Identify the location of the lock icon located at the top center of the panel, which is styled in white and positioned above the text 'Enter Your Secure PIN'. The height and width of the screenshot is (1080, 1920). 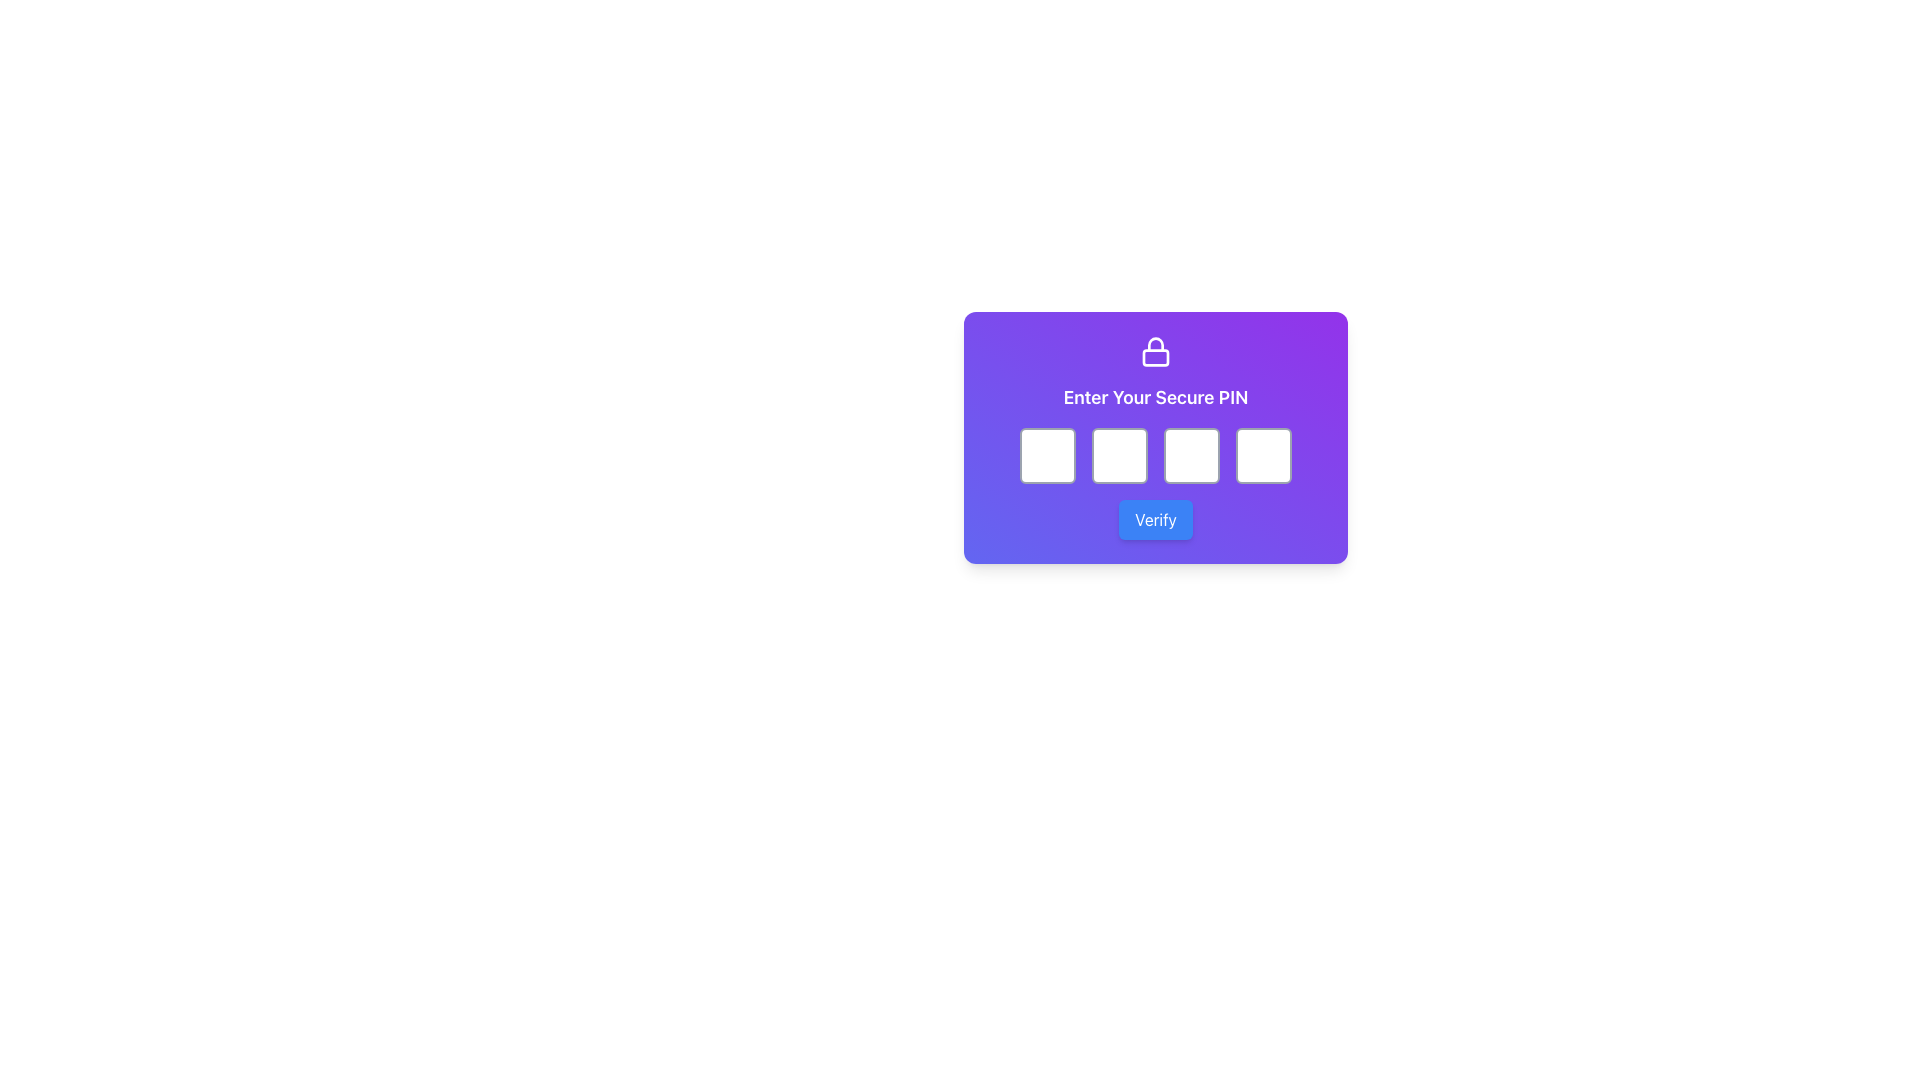
(1156, 350).